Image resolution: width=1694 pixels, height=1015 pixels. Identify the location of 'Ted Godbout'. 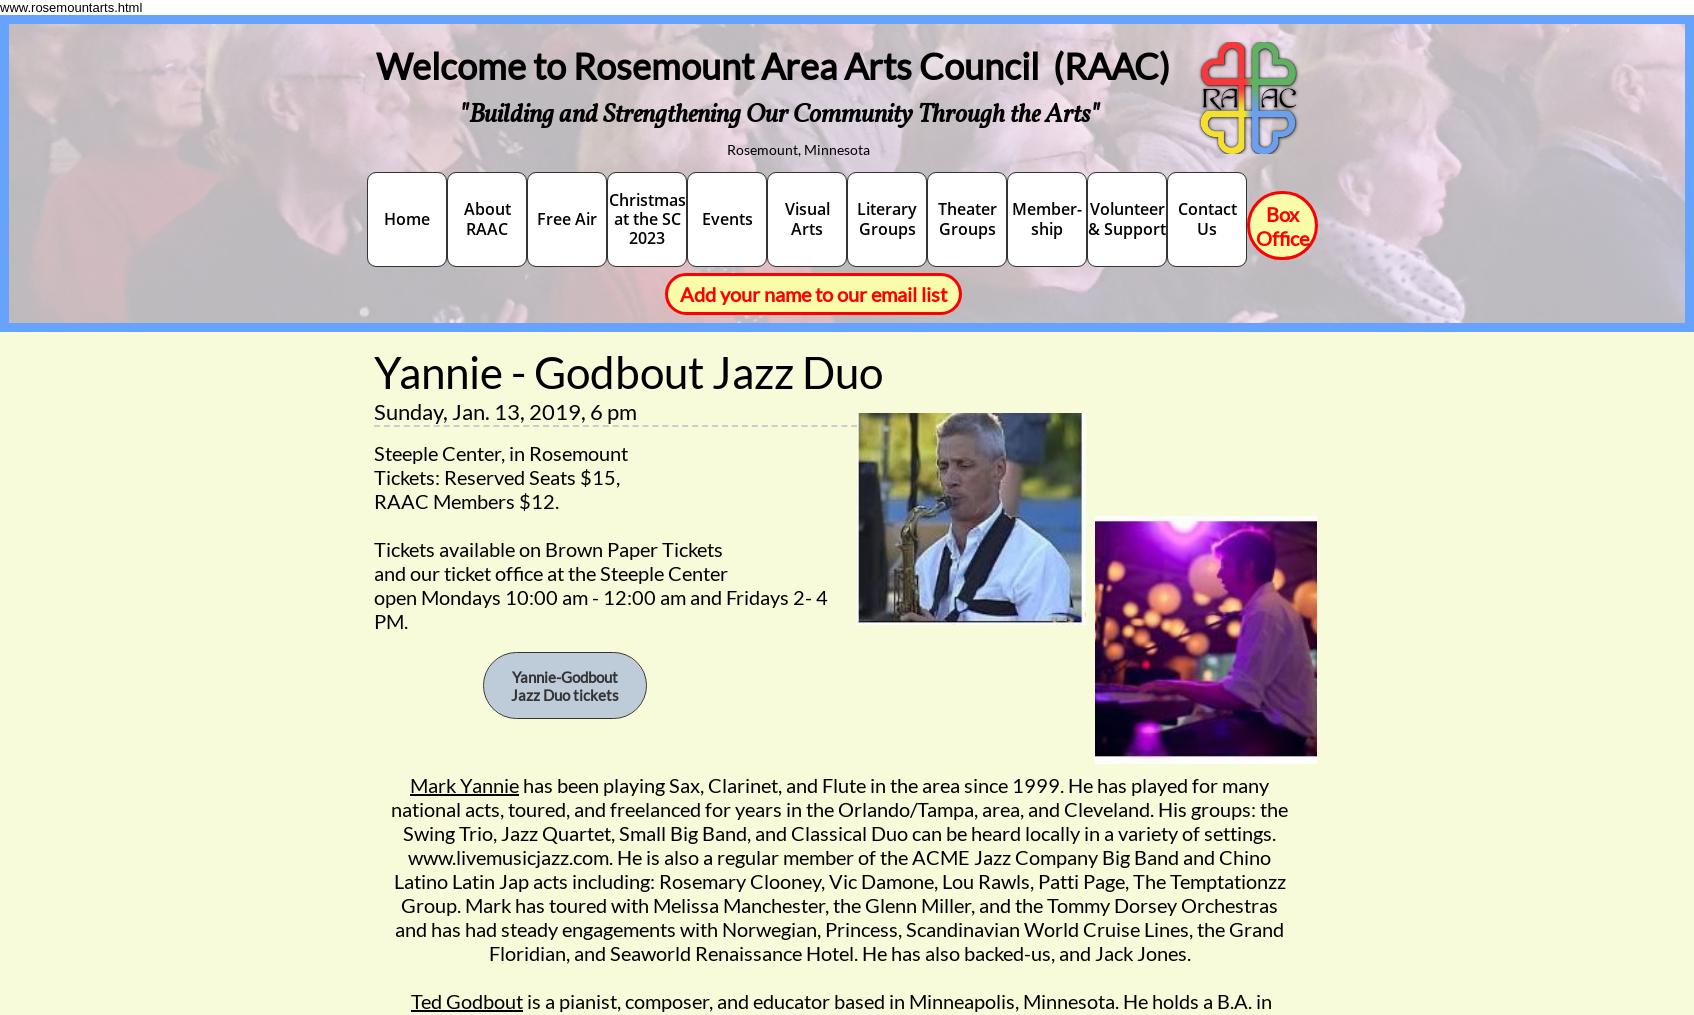
(467, 999).